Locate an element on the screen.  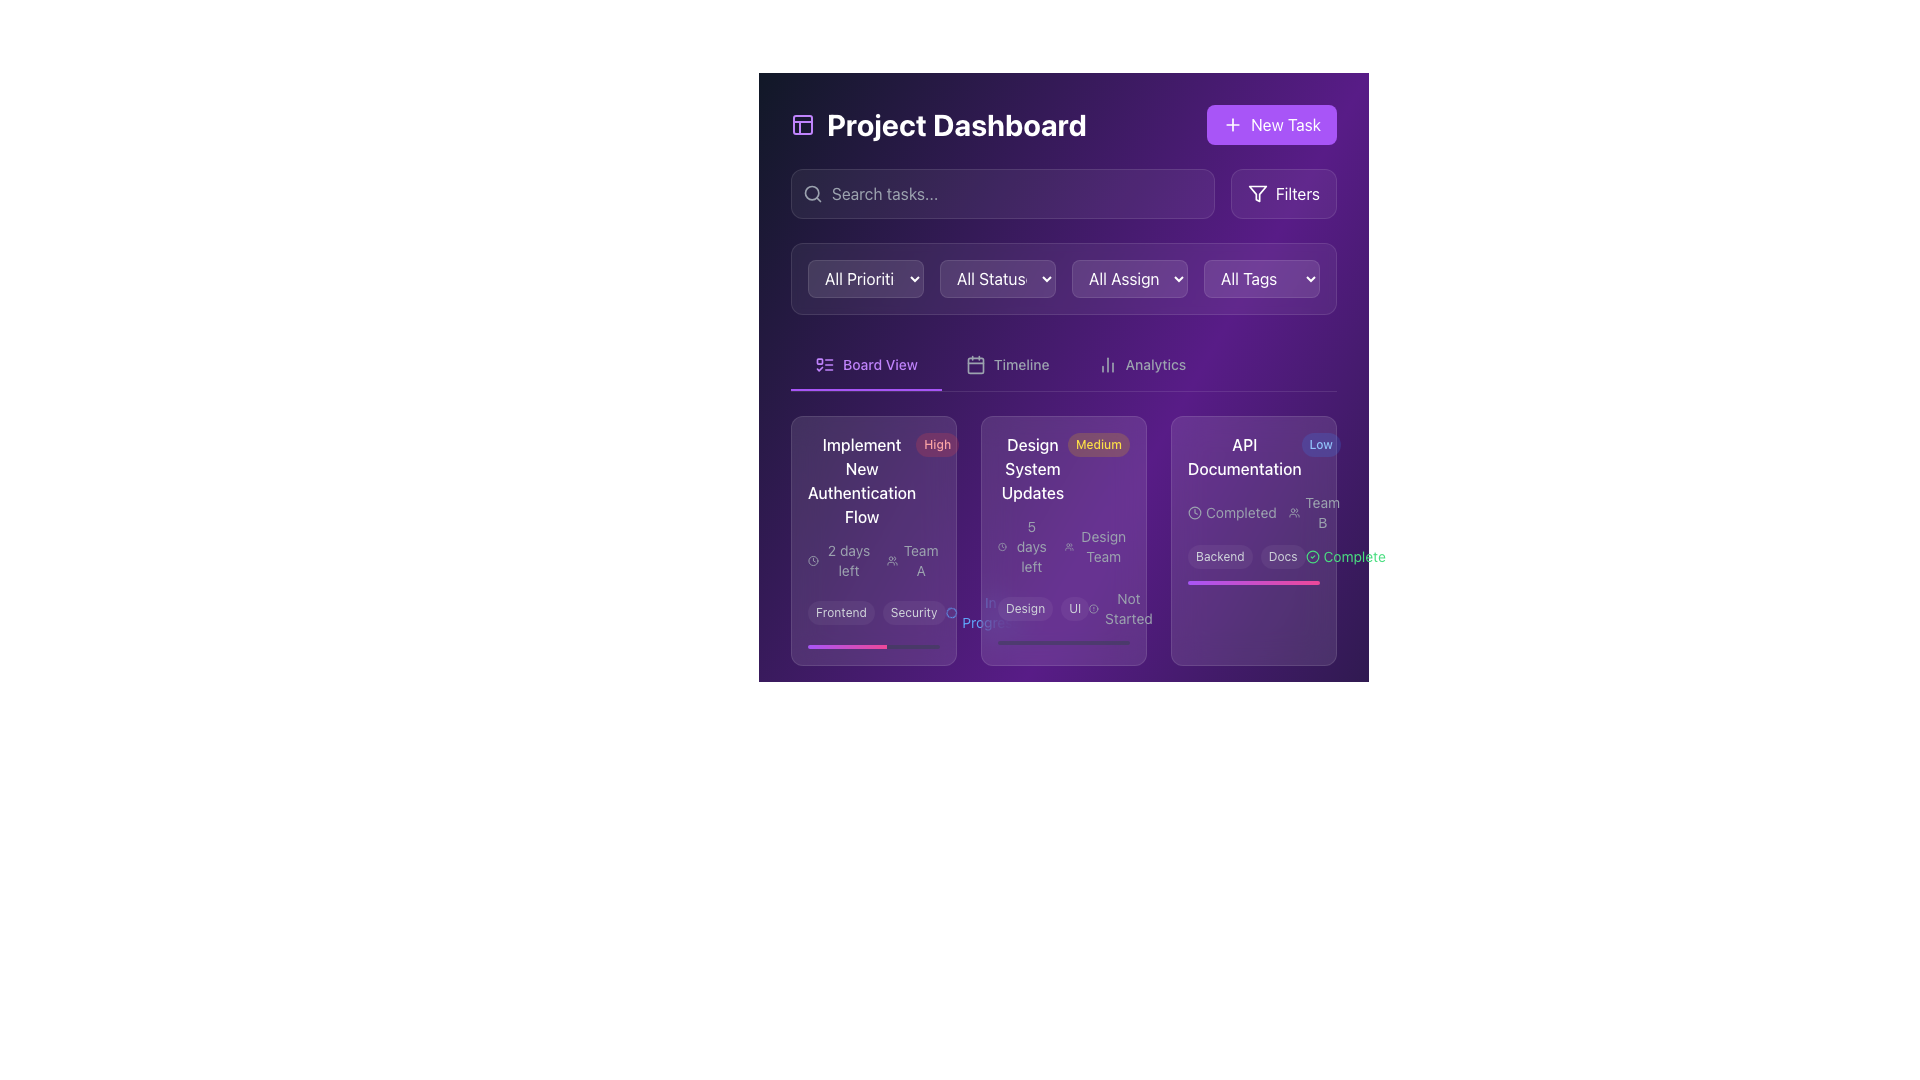
the 'DevOps' label with the group icon, which is a small gray text adjacent to a thin line icon, located at the bottom section of the interface is located at coordinates (1285, 796).